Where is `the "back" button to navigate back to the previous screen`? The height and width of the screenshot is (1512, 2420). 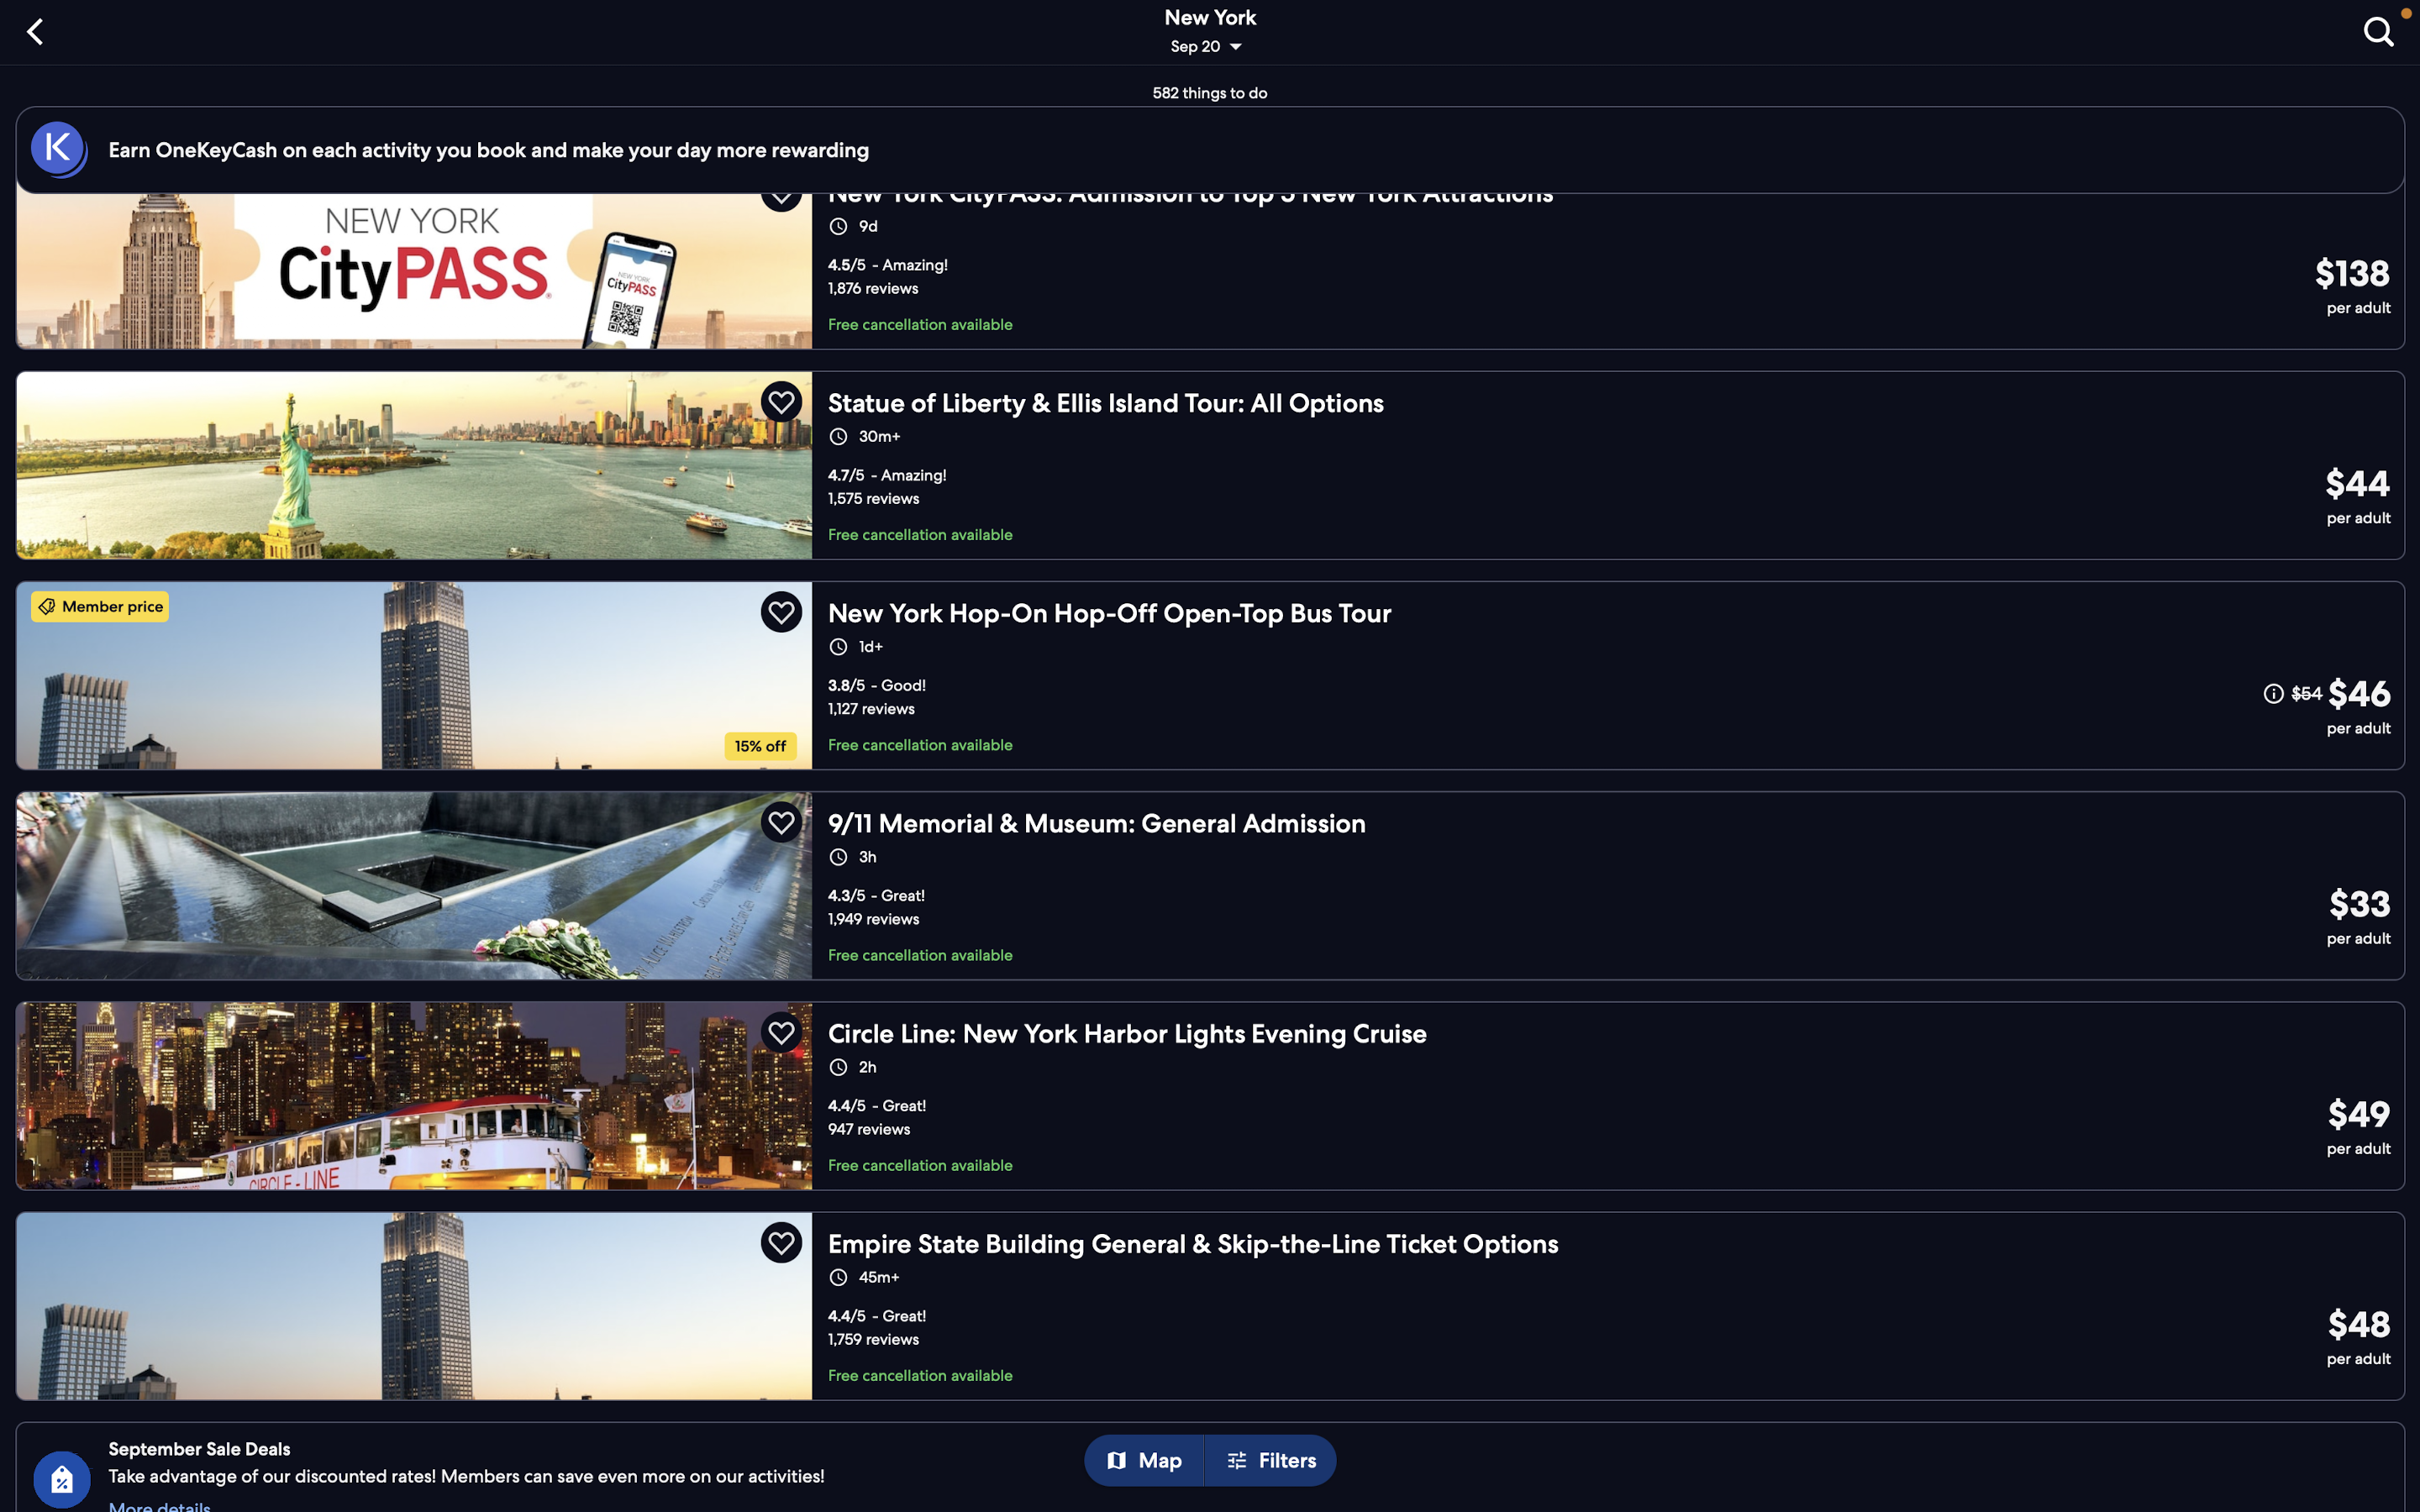
the "back" button to navigate back to the previous screen is located at coordinates (39, 29).